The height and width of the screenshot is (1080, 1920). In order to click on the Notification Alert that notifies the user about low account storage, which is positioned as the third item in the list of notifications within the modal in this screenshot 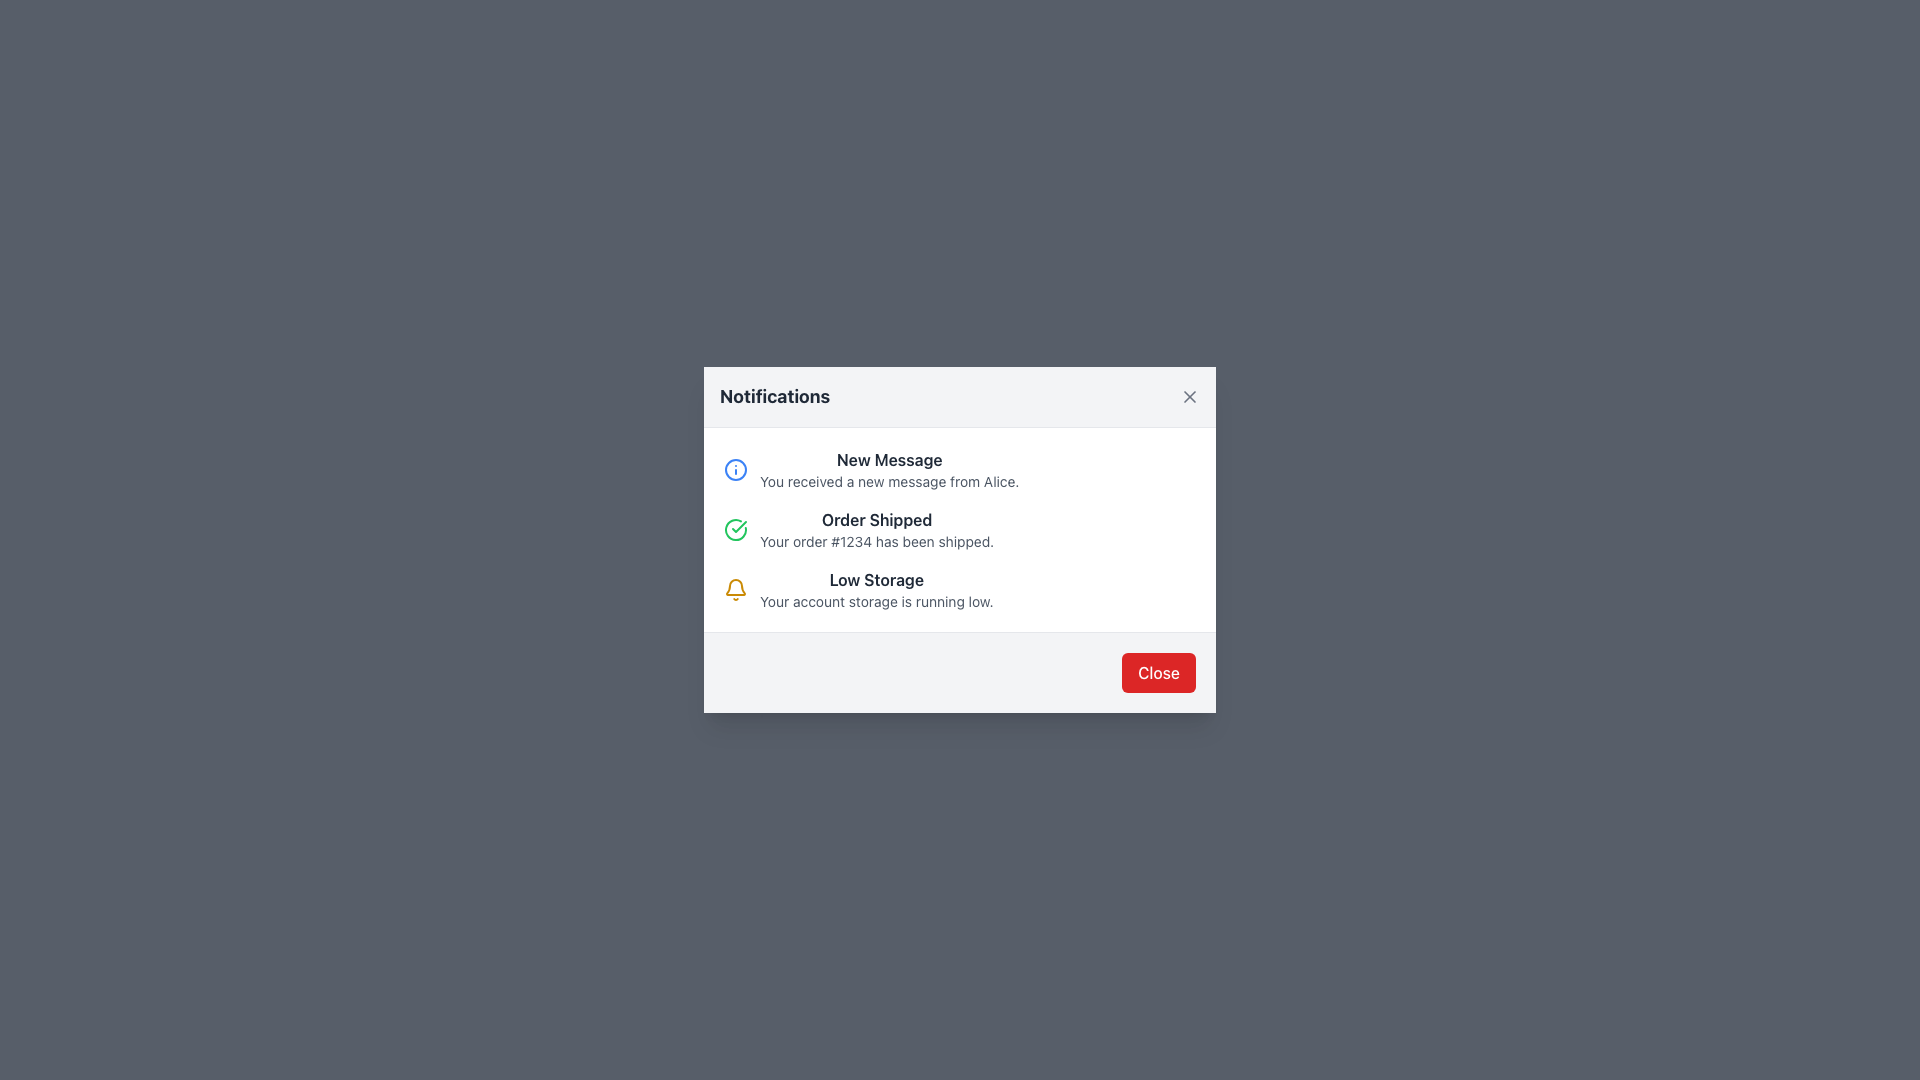, I will do `click(960, 589)`.